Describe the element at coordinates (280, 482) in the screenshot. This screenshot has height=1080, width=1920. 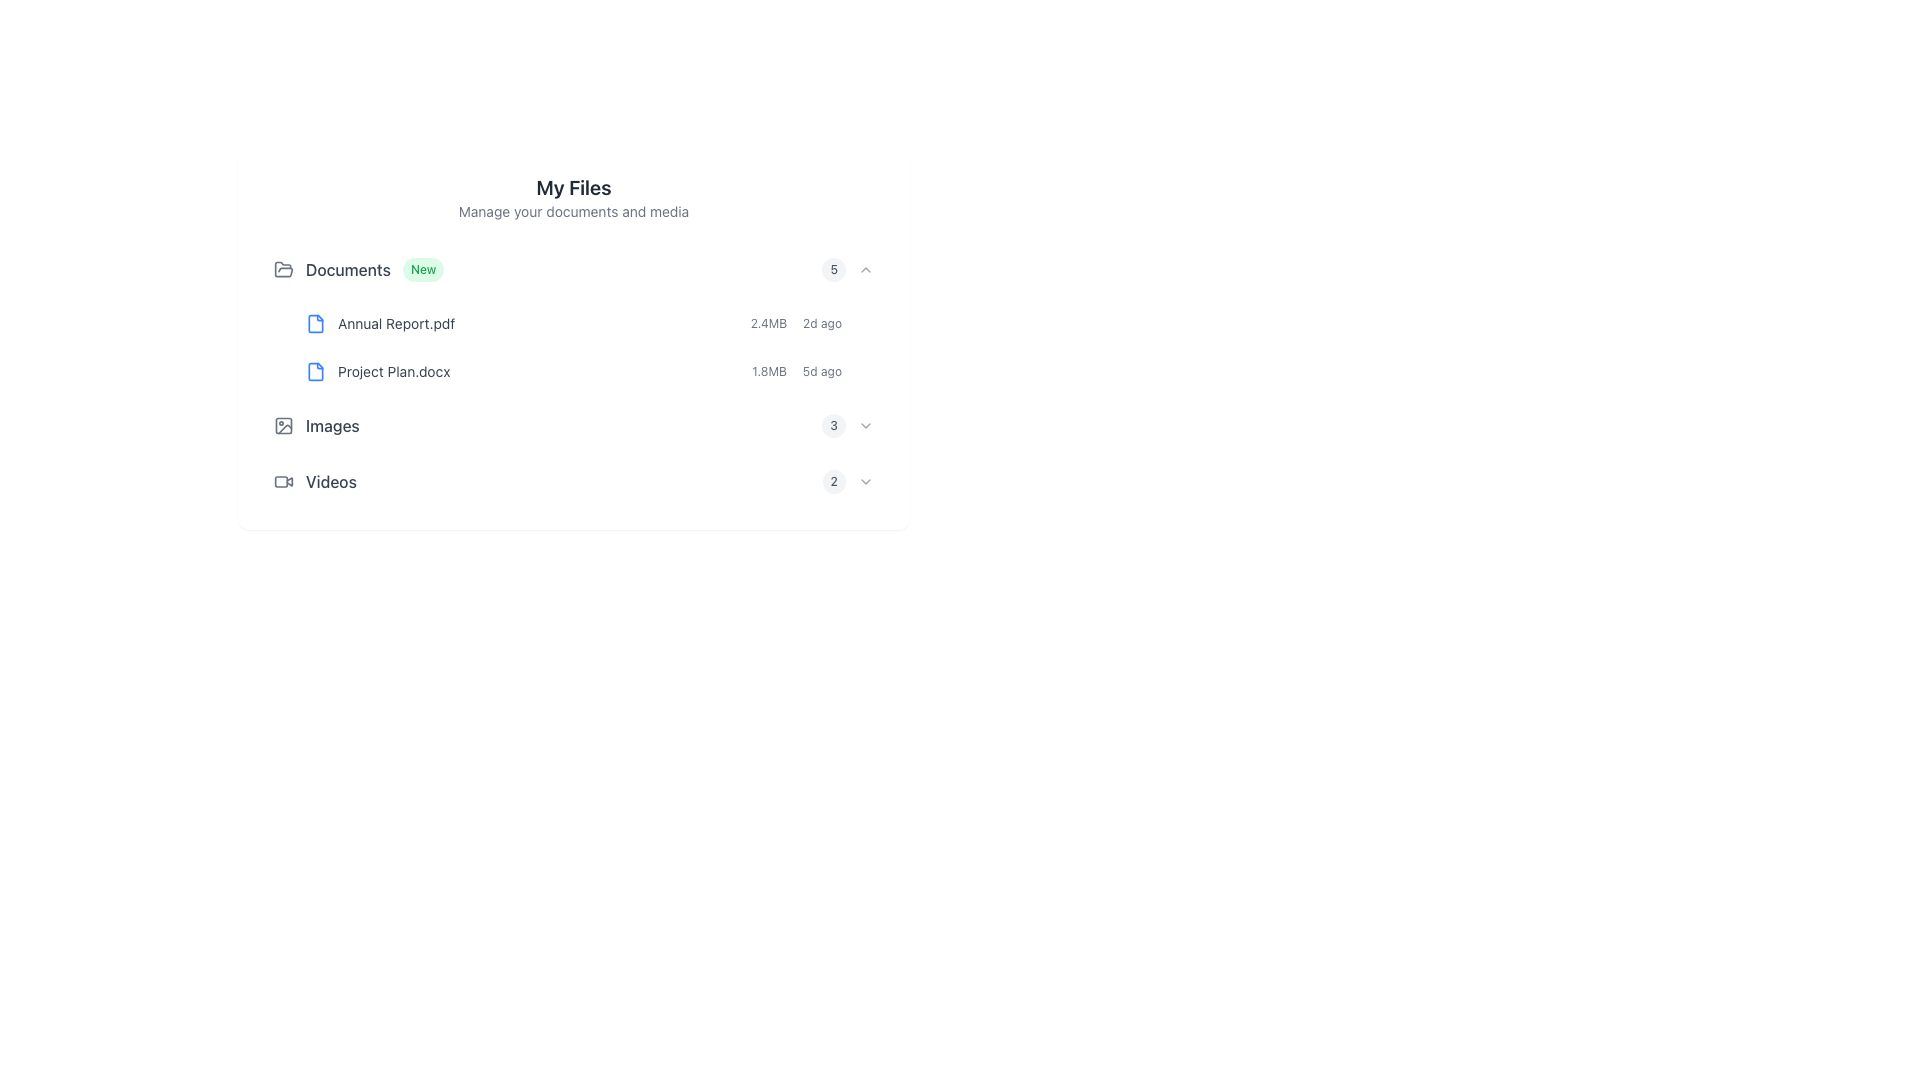
I see `the rectangular SVG component representing a video icon located at the bottom-left of the 'Videos' section header` at that location.